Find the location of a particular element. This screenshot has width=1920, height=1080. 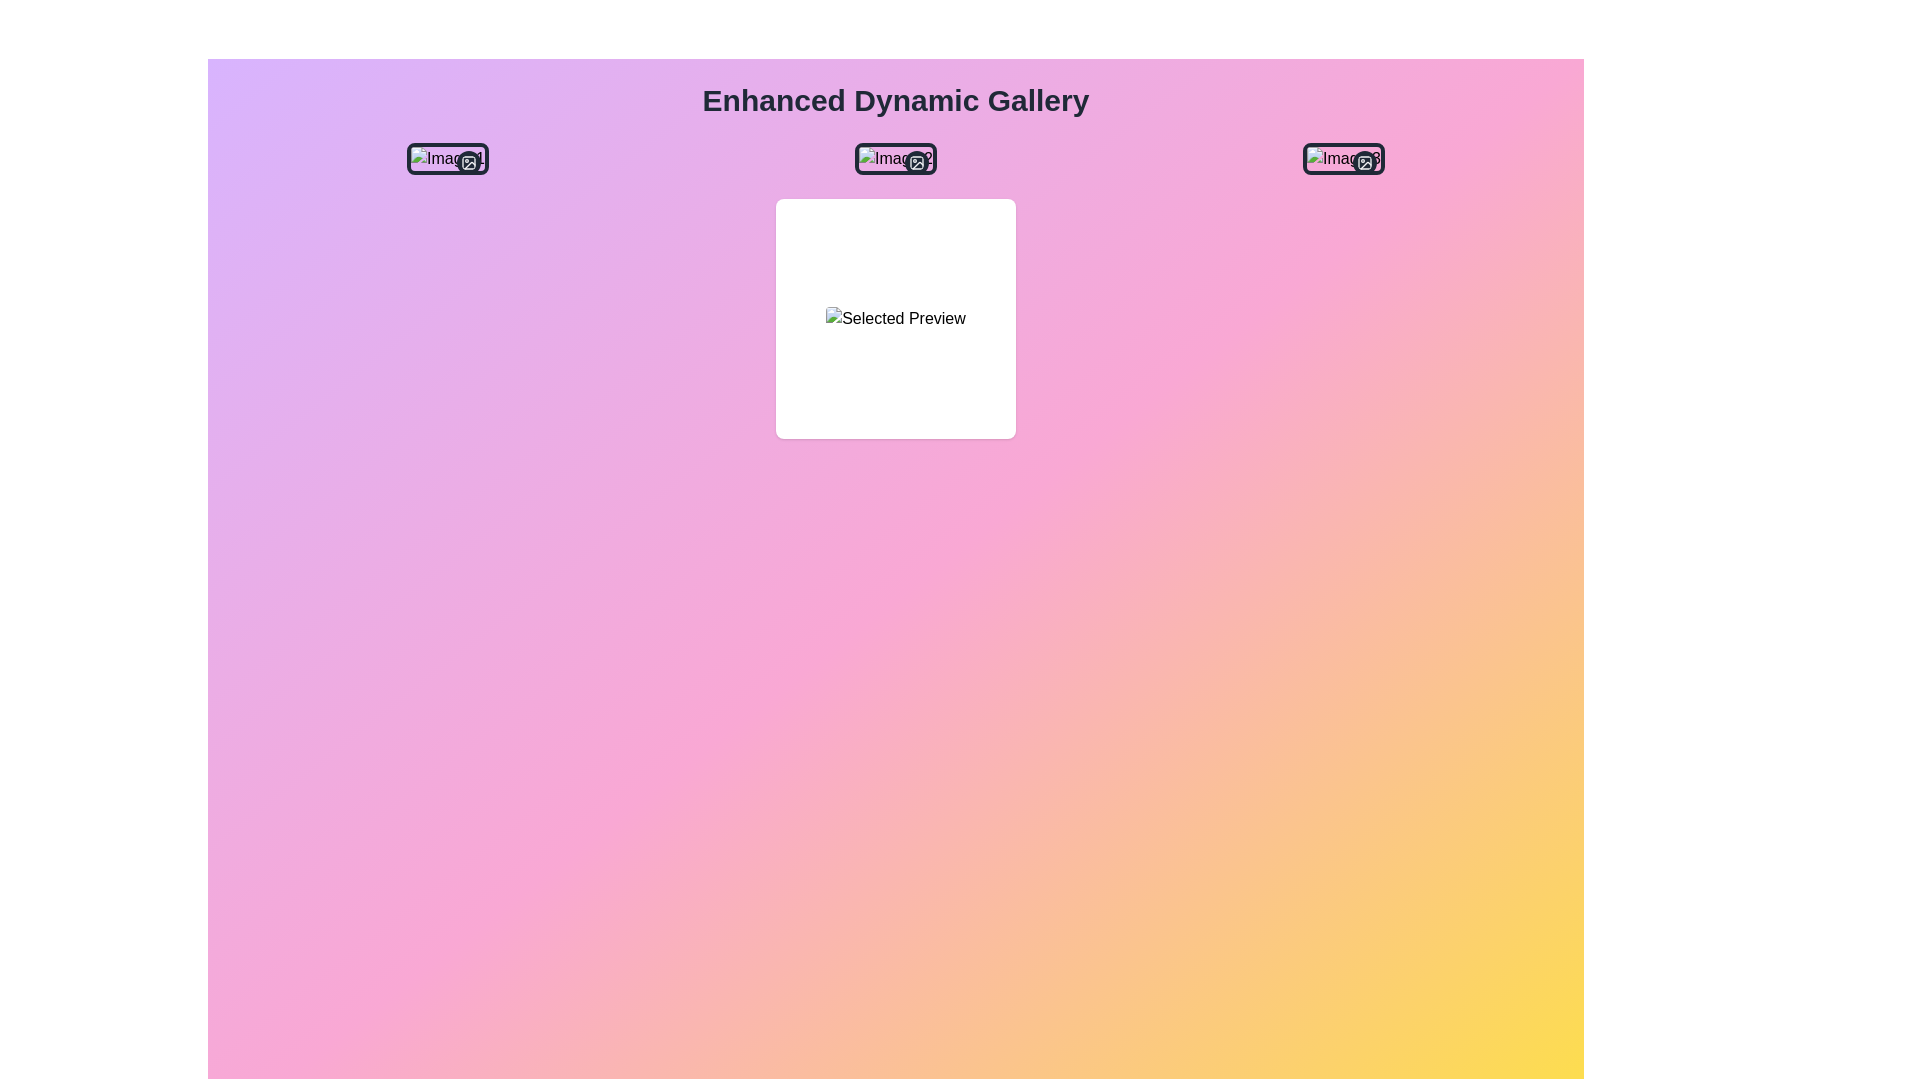

the second image thumbnail is located at coordinates (895, 157).